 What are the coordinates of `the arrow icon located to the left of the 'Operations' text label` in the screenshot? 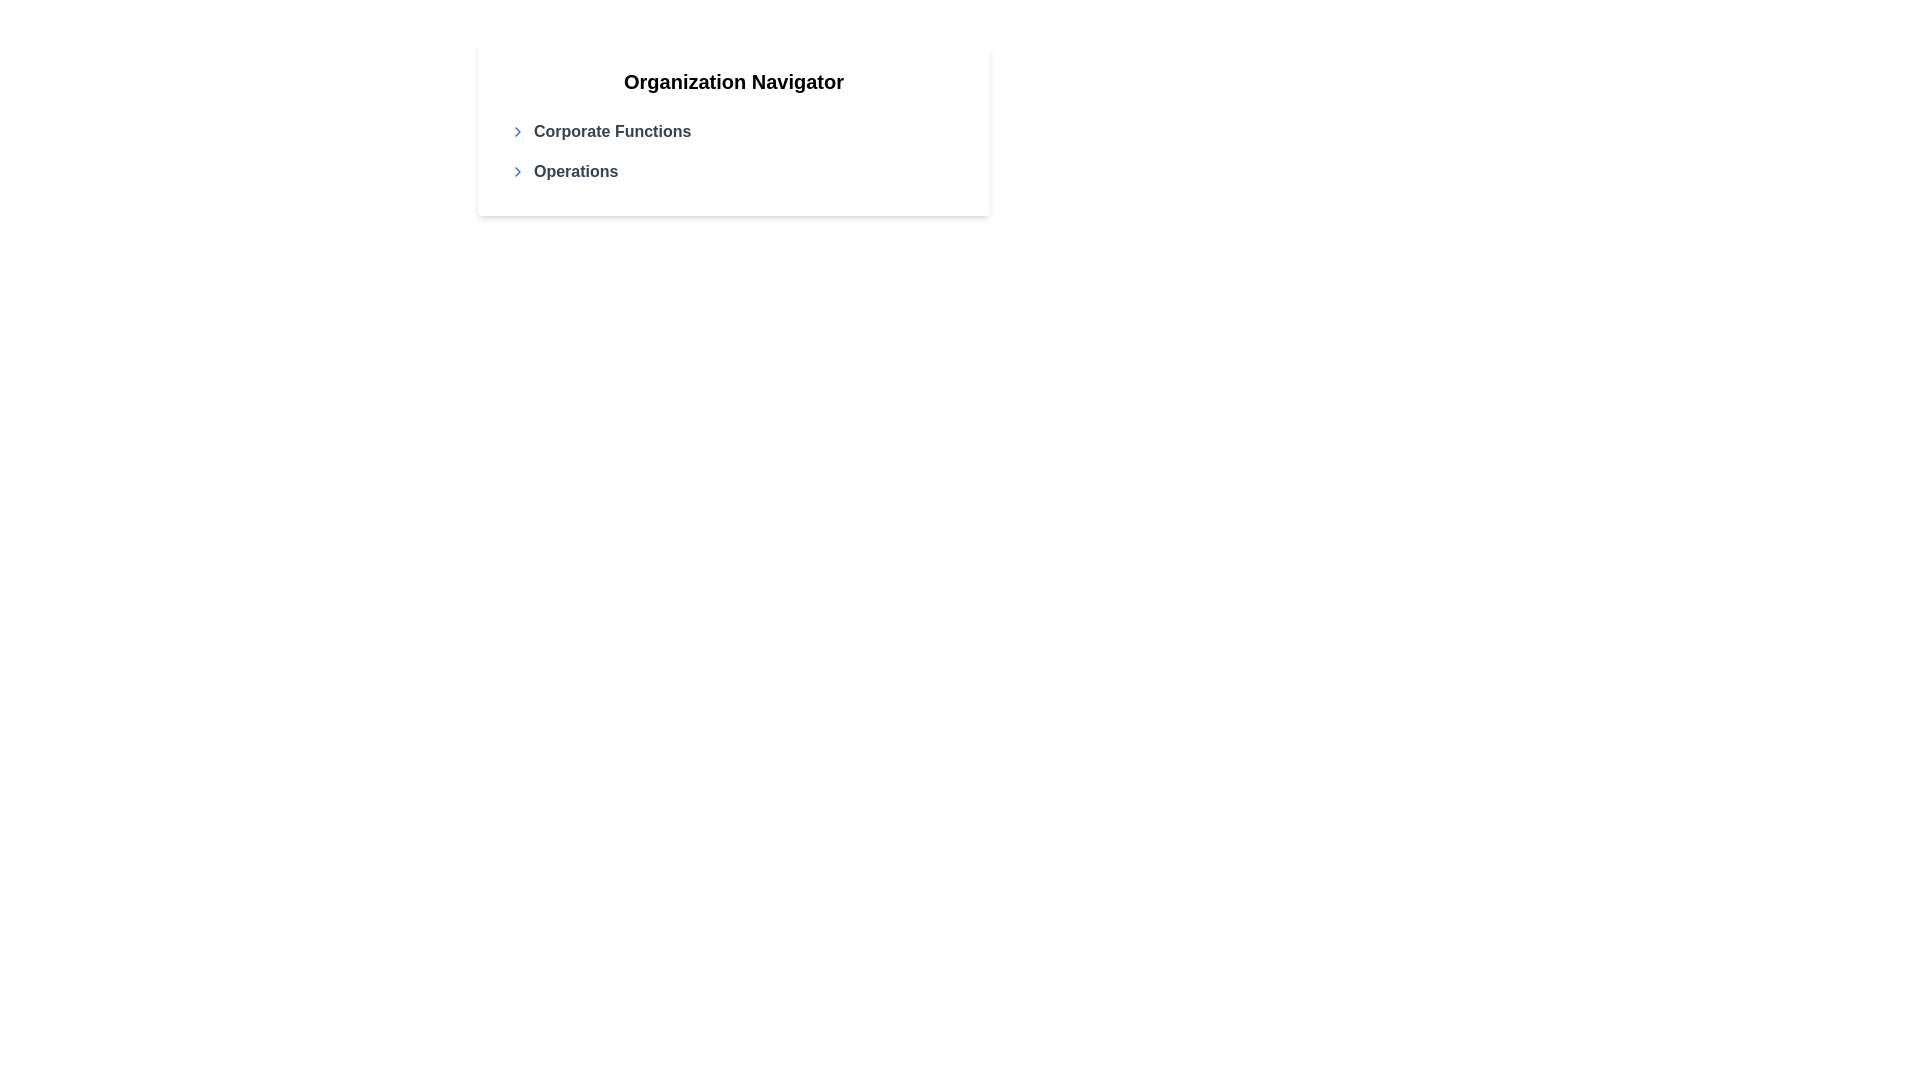 It's located at (518, 171).